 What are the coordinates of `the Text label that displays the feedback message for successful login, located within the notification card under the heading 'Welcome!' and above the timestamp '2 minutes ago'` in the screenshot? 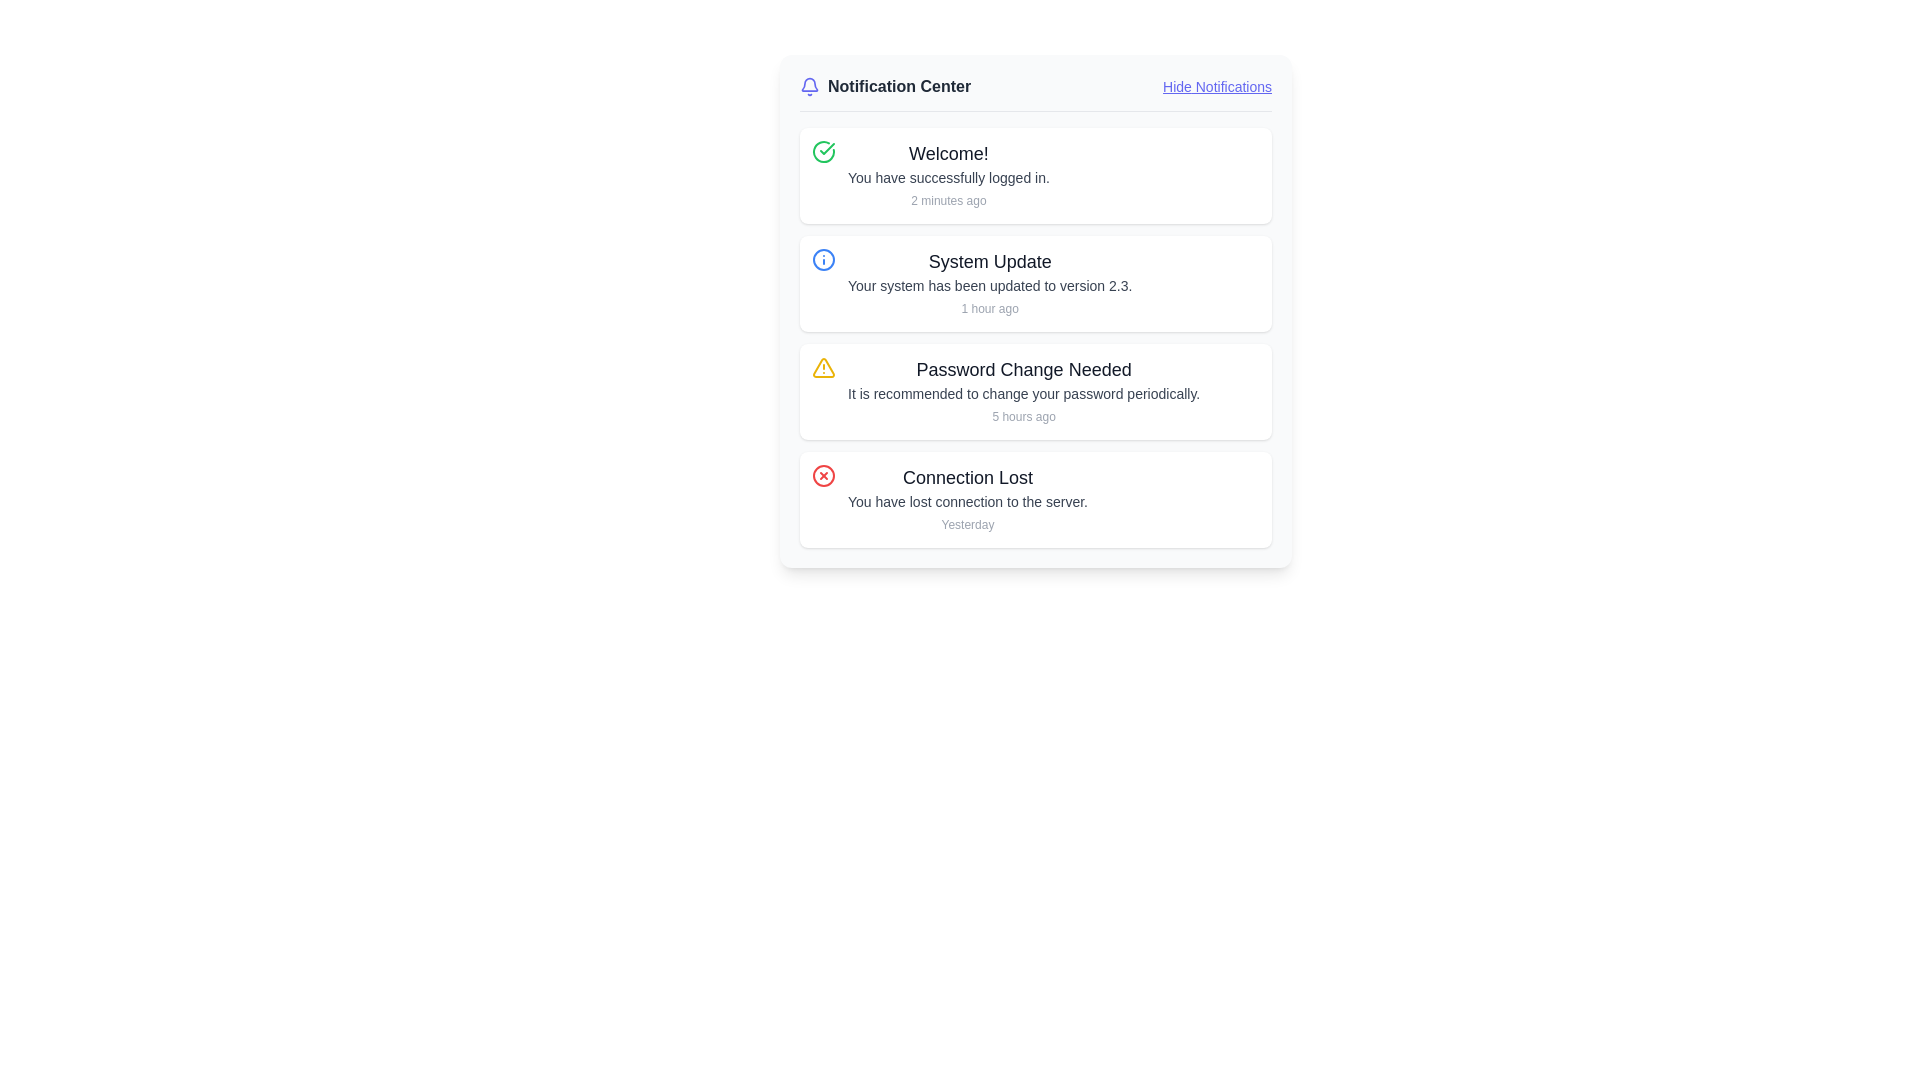 It's located at (947, 176).